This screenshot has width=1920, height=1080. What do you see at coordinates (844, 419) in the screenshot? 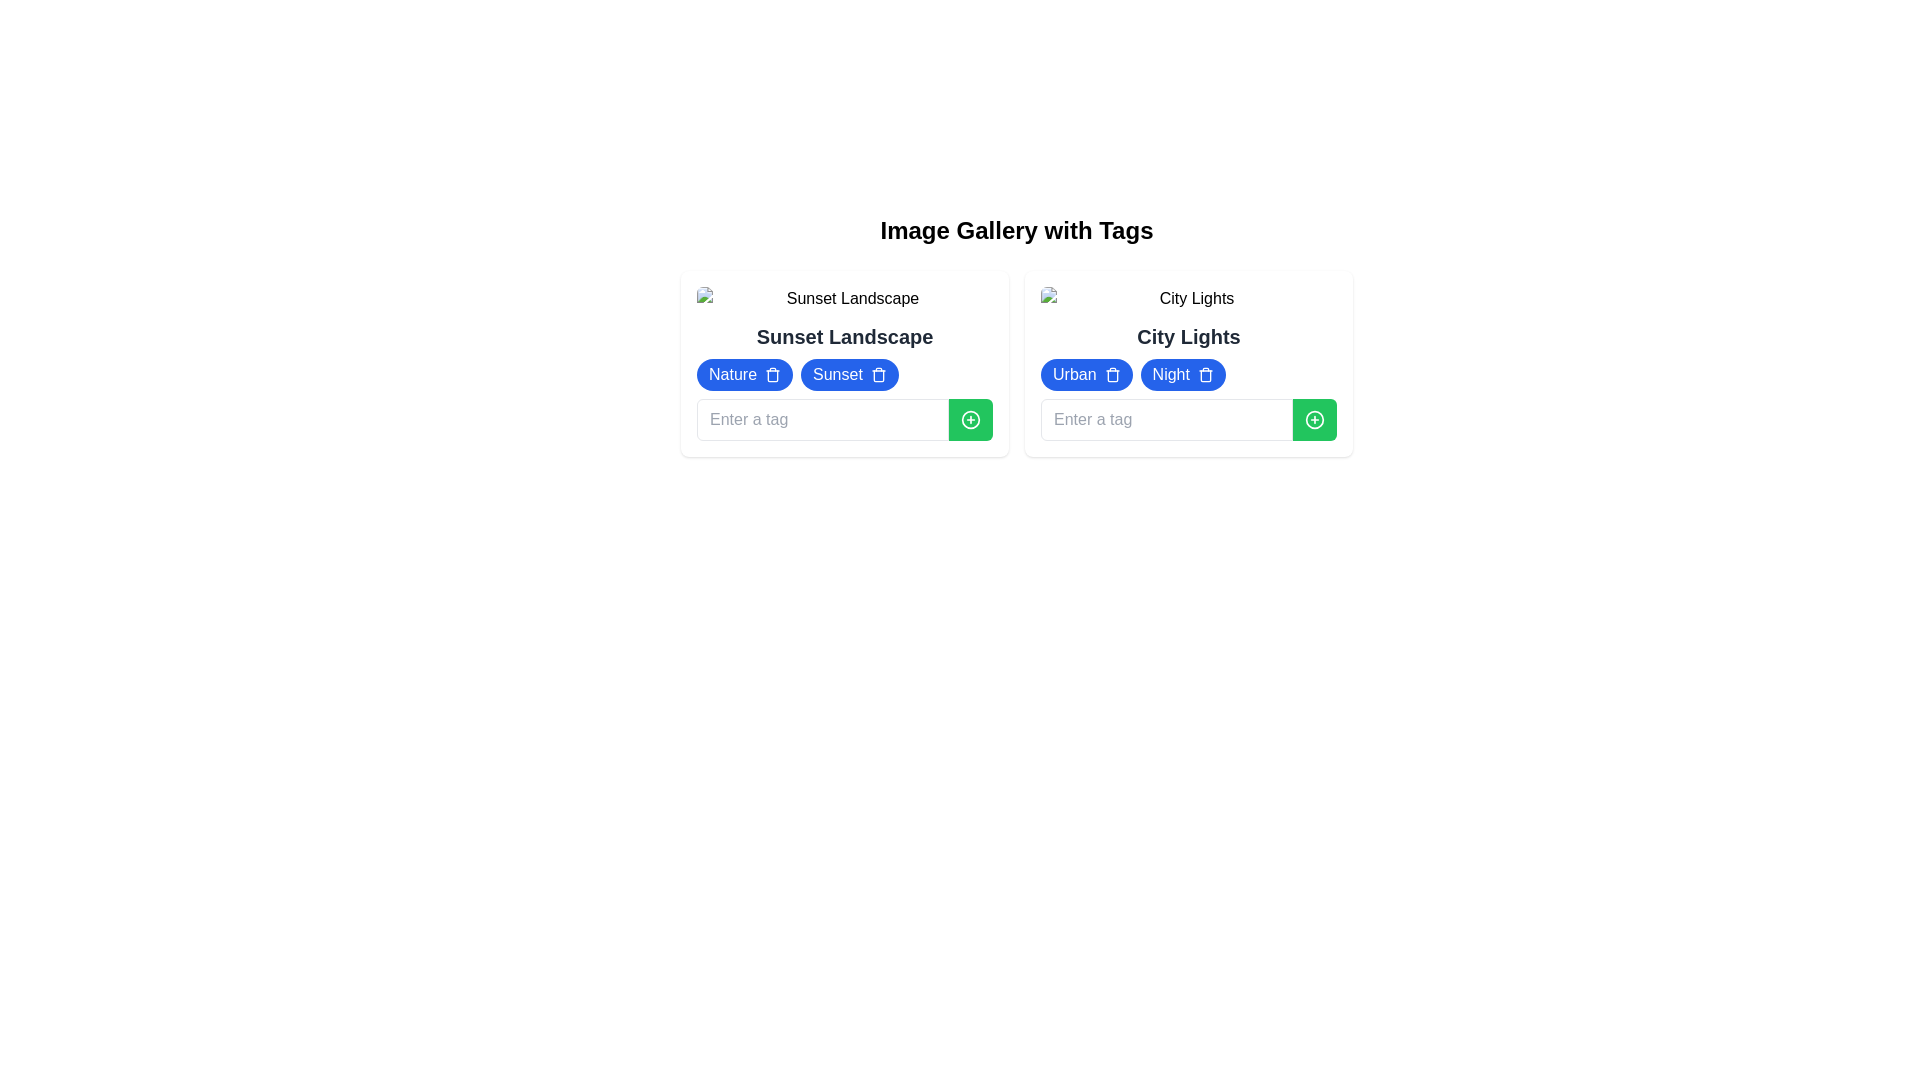
I see `the input field of the composite UI element located within the 'Sunset Landscape' section, positioned below the tags 'Nature' and 'Sunset'` at bounding box center [844, 419].